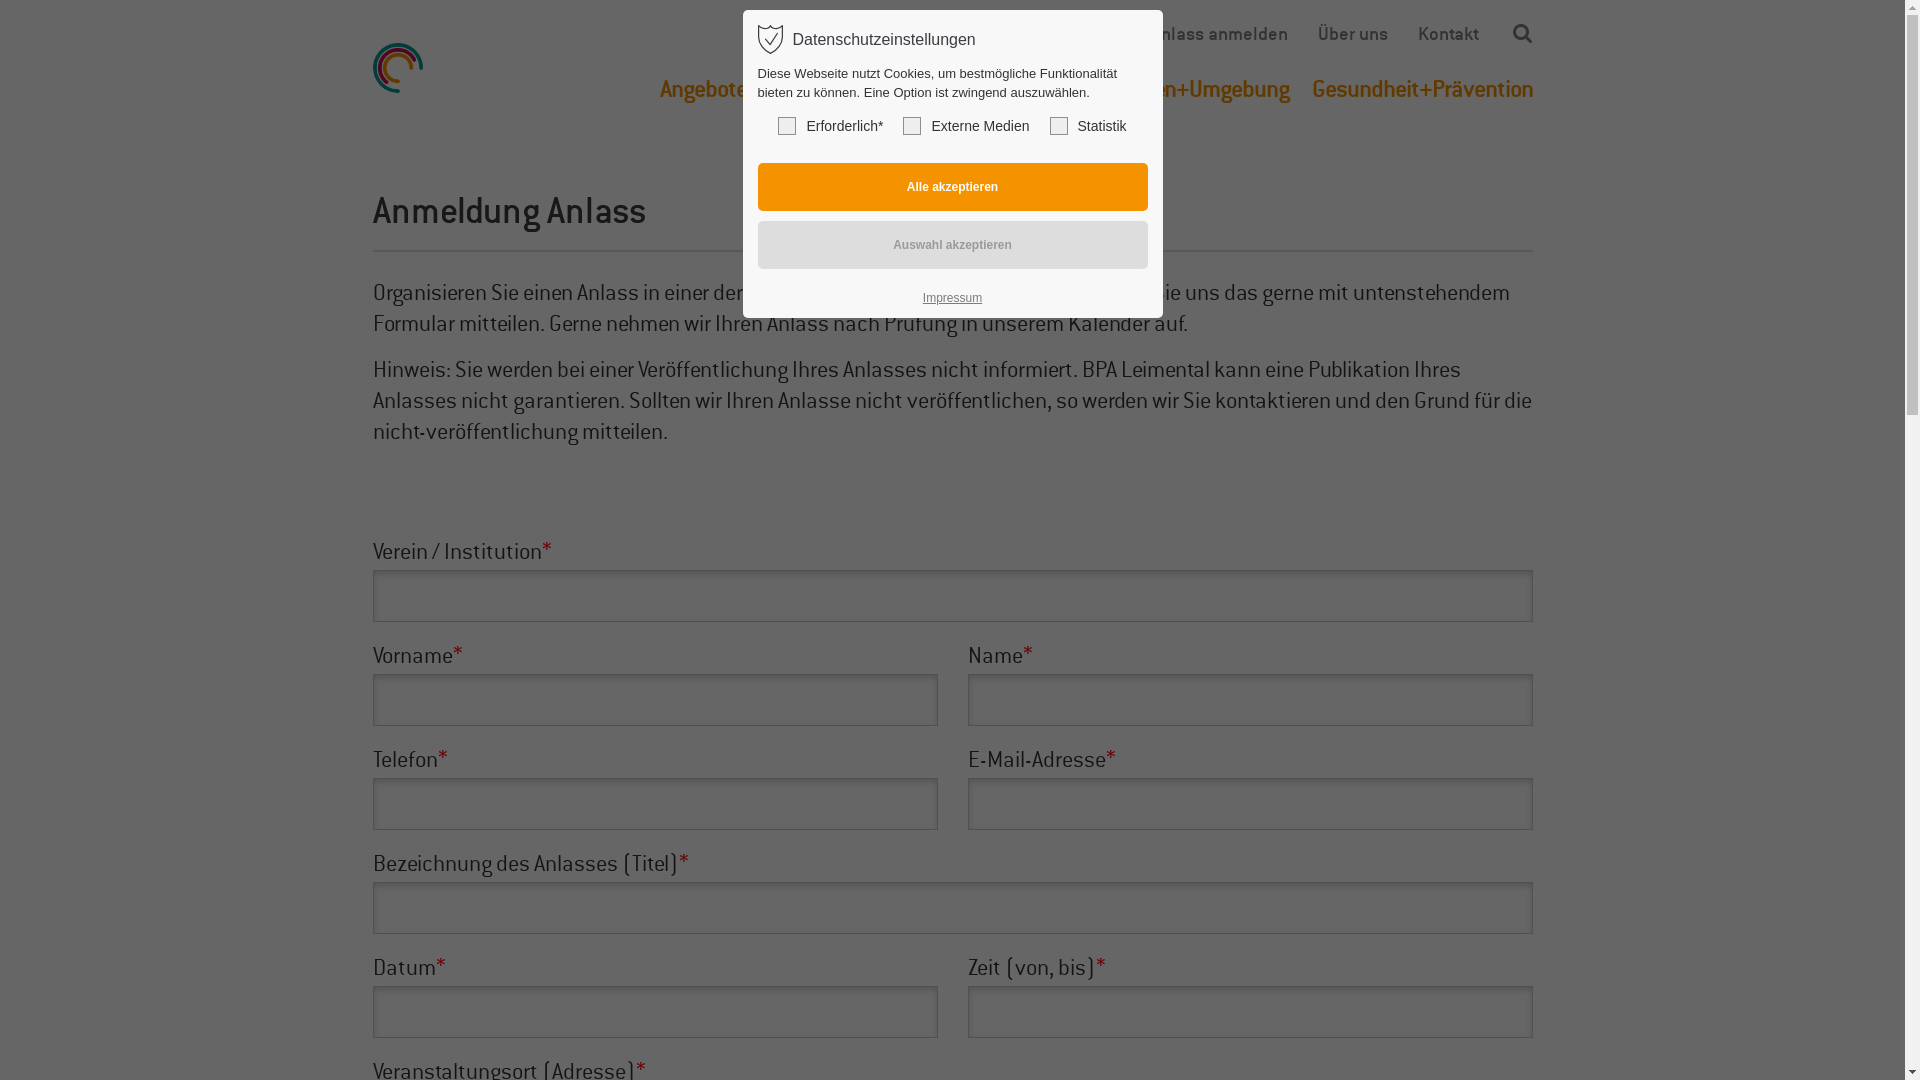  What do you see at coordinates (952, 186) in the screenshot?
I see `'Alle akzeptieren'` at bounding box center [952, 186].